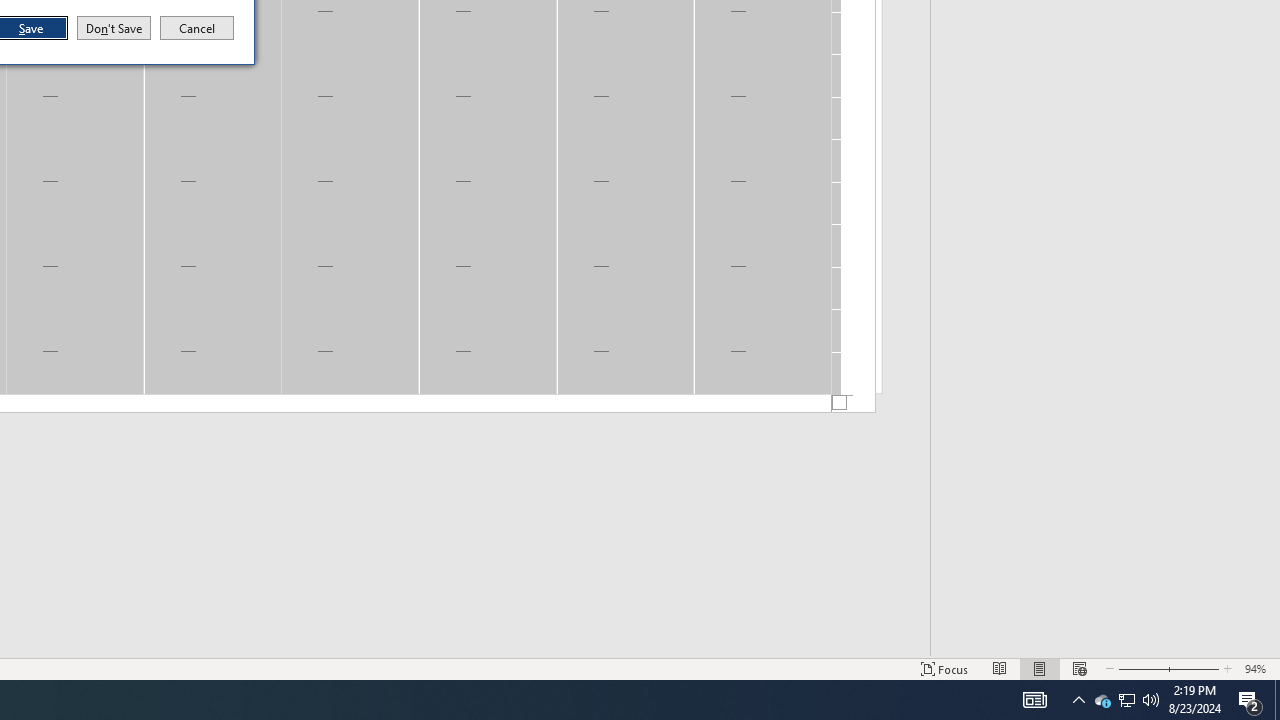 This screenshot has height=720, width=1280. I want to click on 'Zoom In', so click(1193, 669).